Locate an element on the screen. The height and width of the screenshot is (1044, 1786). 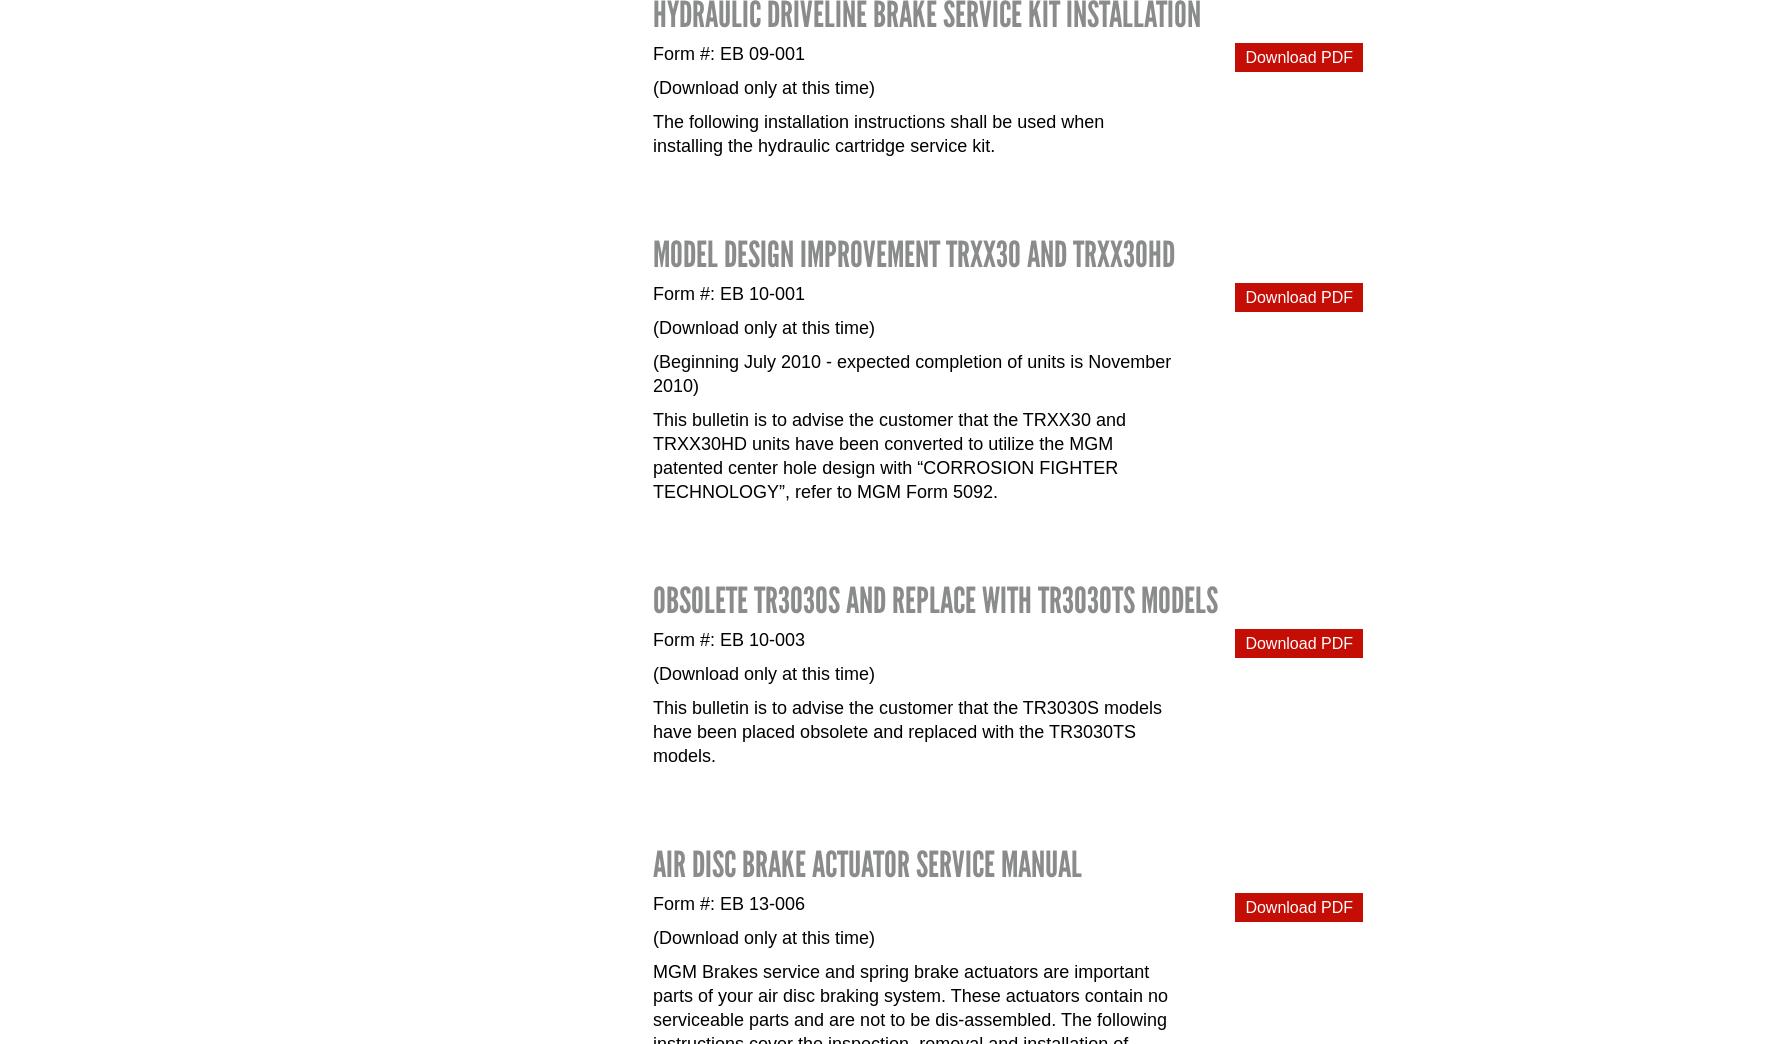
'Form #: EB 09-001' is located at coordinates (729, 52).